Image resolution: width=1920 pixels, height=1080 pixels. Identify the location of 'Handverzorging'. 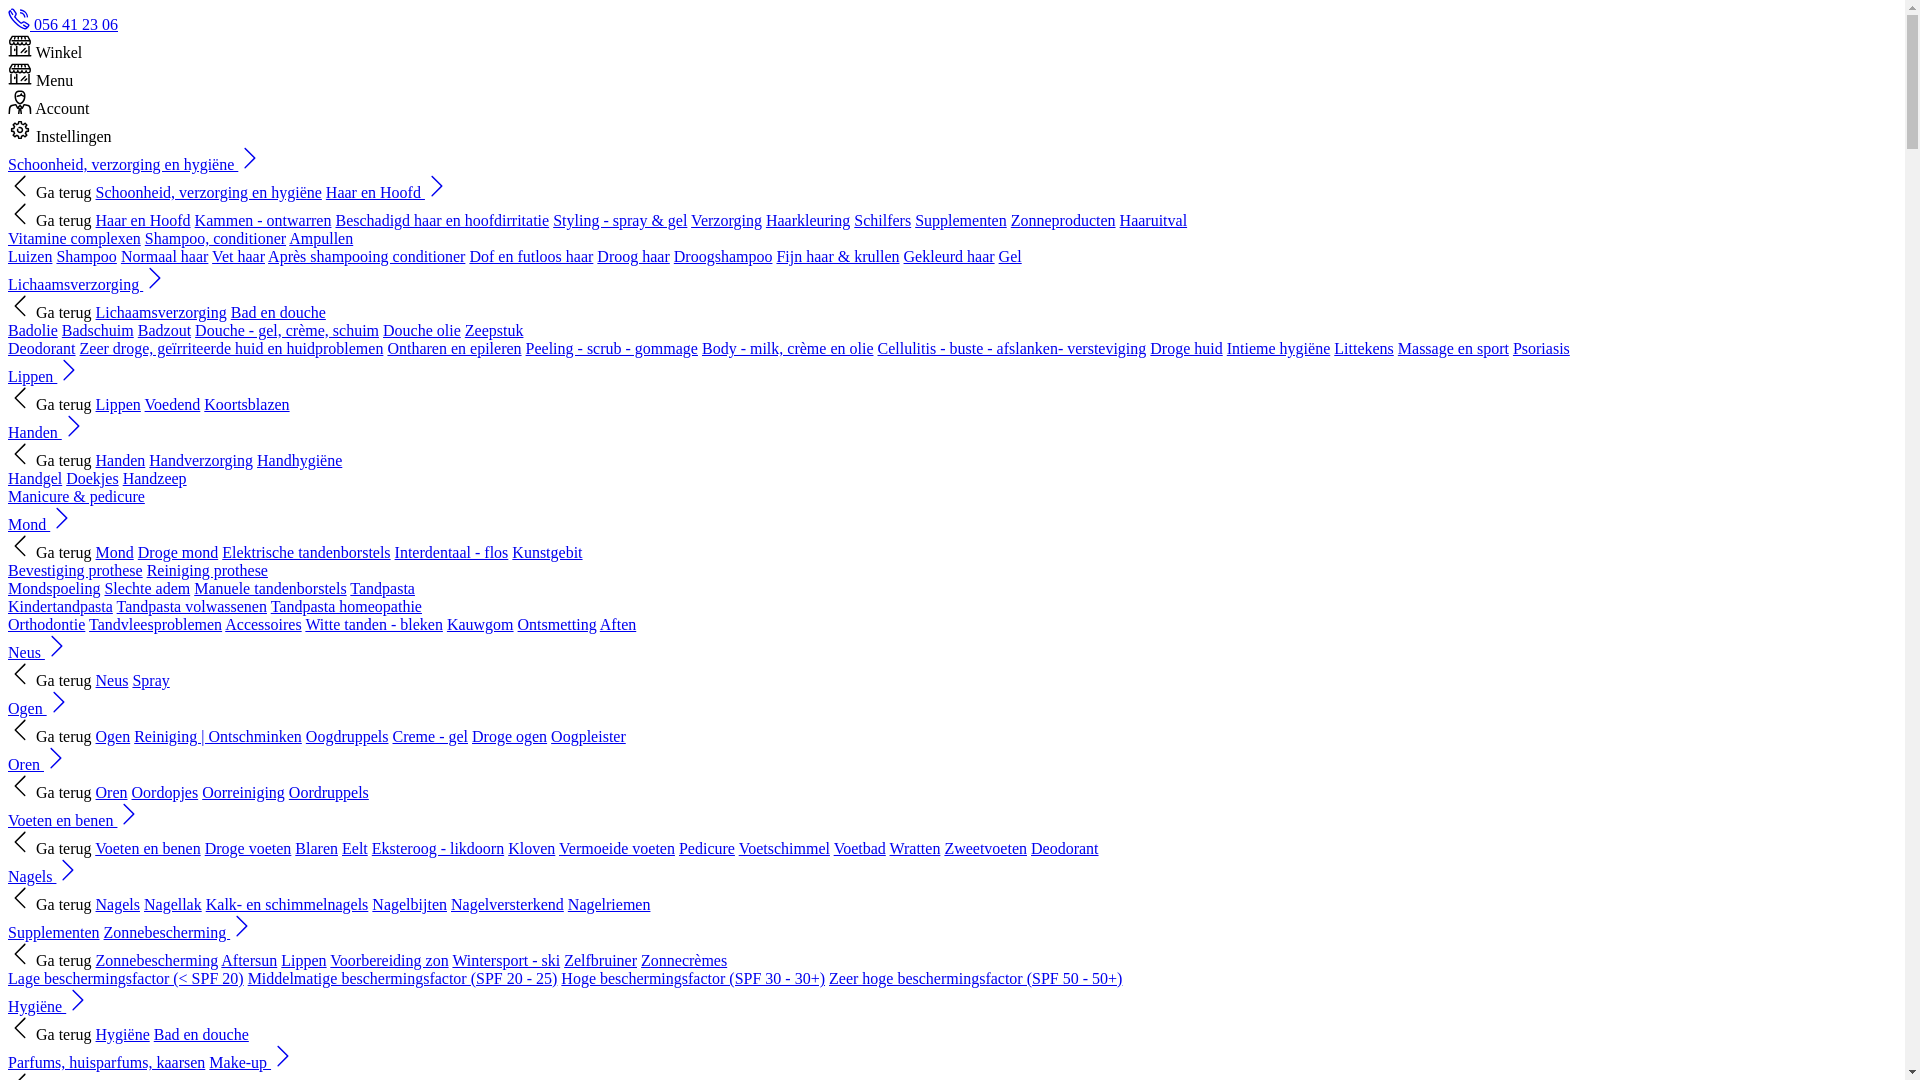
(201, 460).